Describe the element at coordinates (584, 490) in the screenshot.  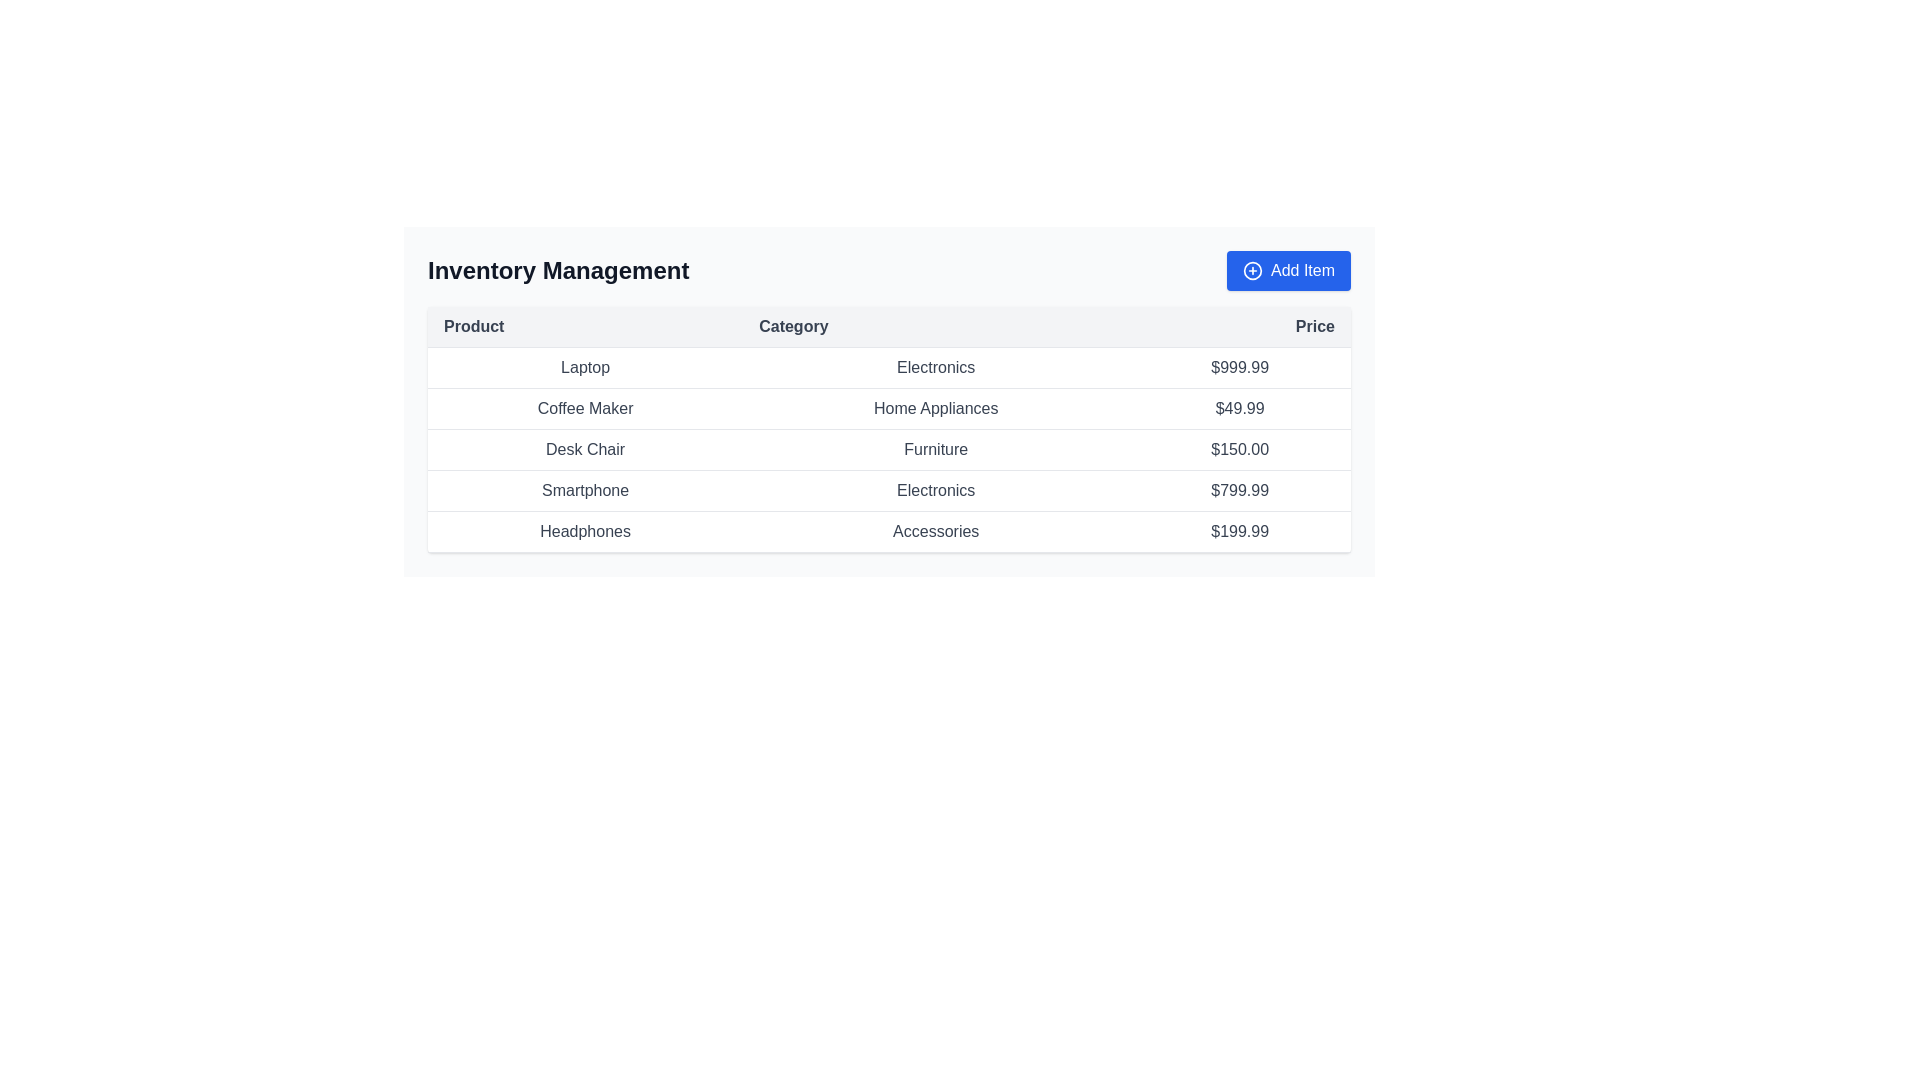
I see `the content of the table cell entry labeled 'Smartphone' in the 'Product' column, fourth row of the inventory list` at that location.